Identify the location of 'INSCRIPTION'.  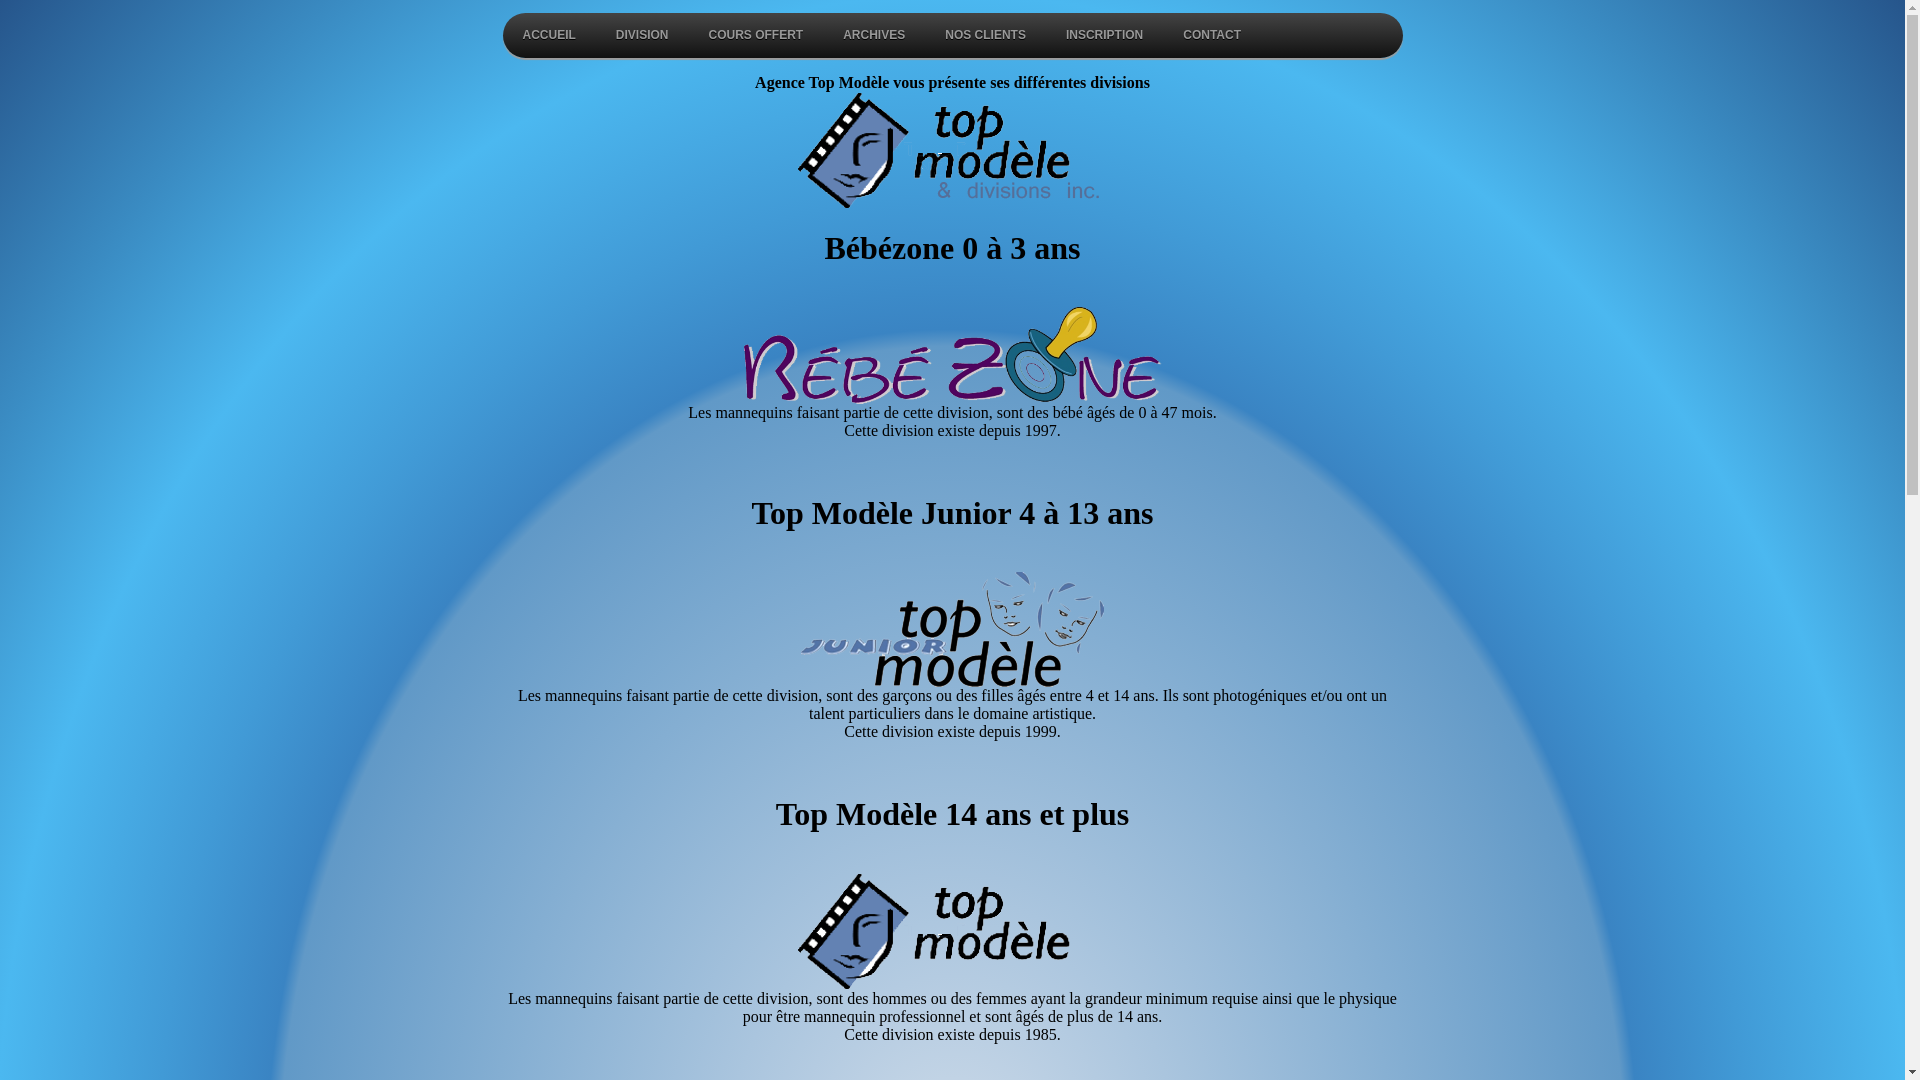
(1103, 35).